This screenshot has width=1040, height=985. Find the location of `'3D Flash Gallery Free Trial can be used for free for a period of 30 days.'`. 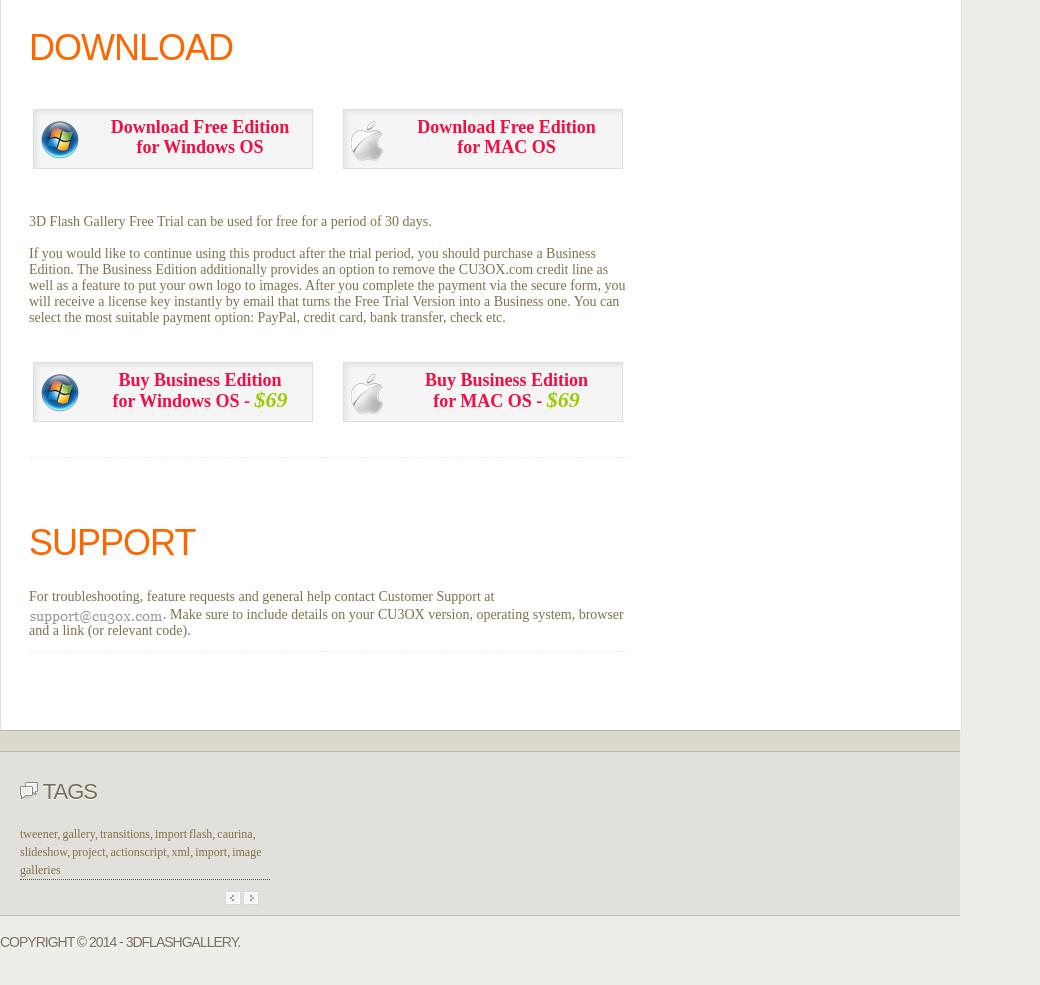

'3D Flash Gallery Free Trial can be used for free for a period of 30 days.' is located at coordinates (230, 219).